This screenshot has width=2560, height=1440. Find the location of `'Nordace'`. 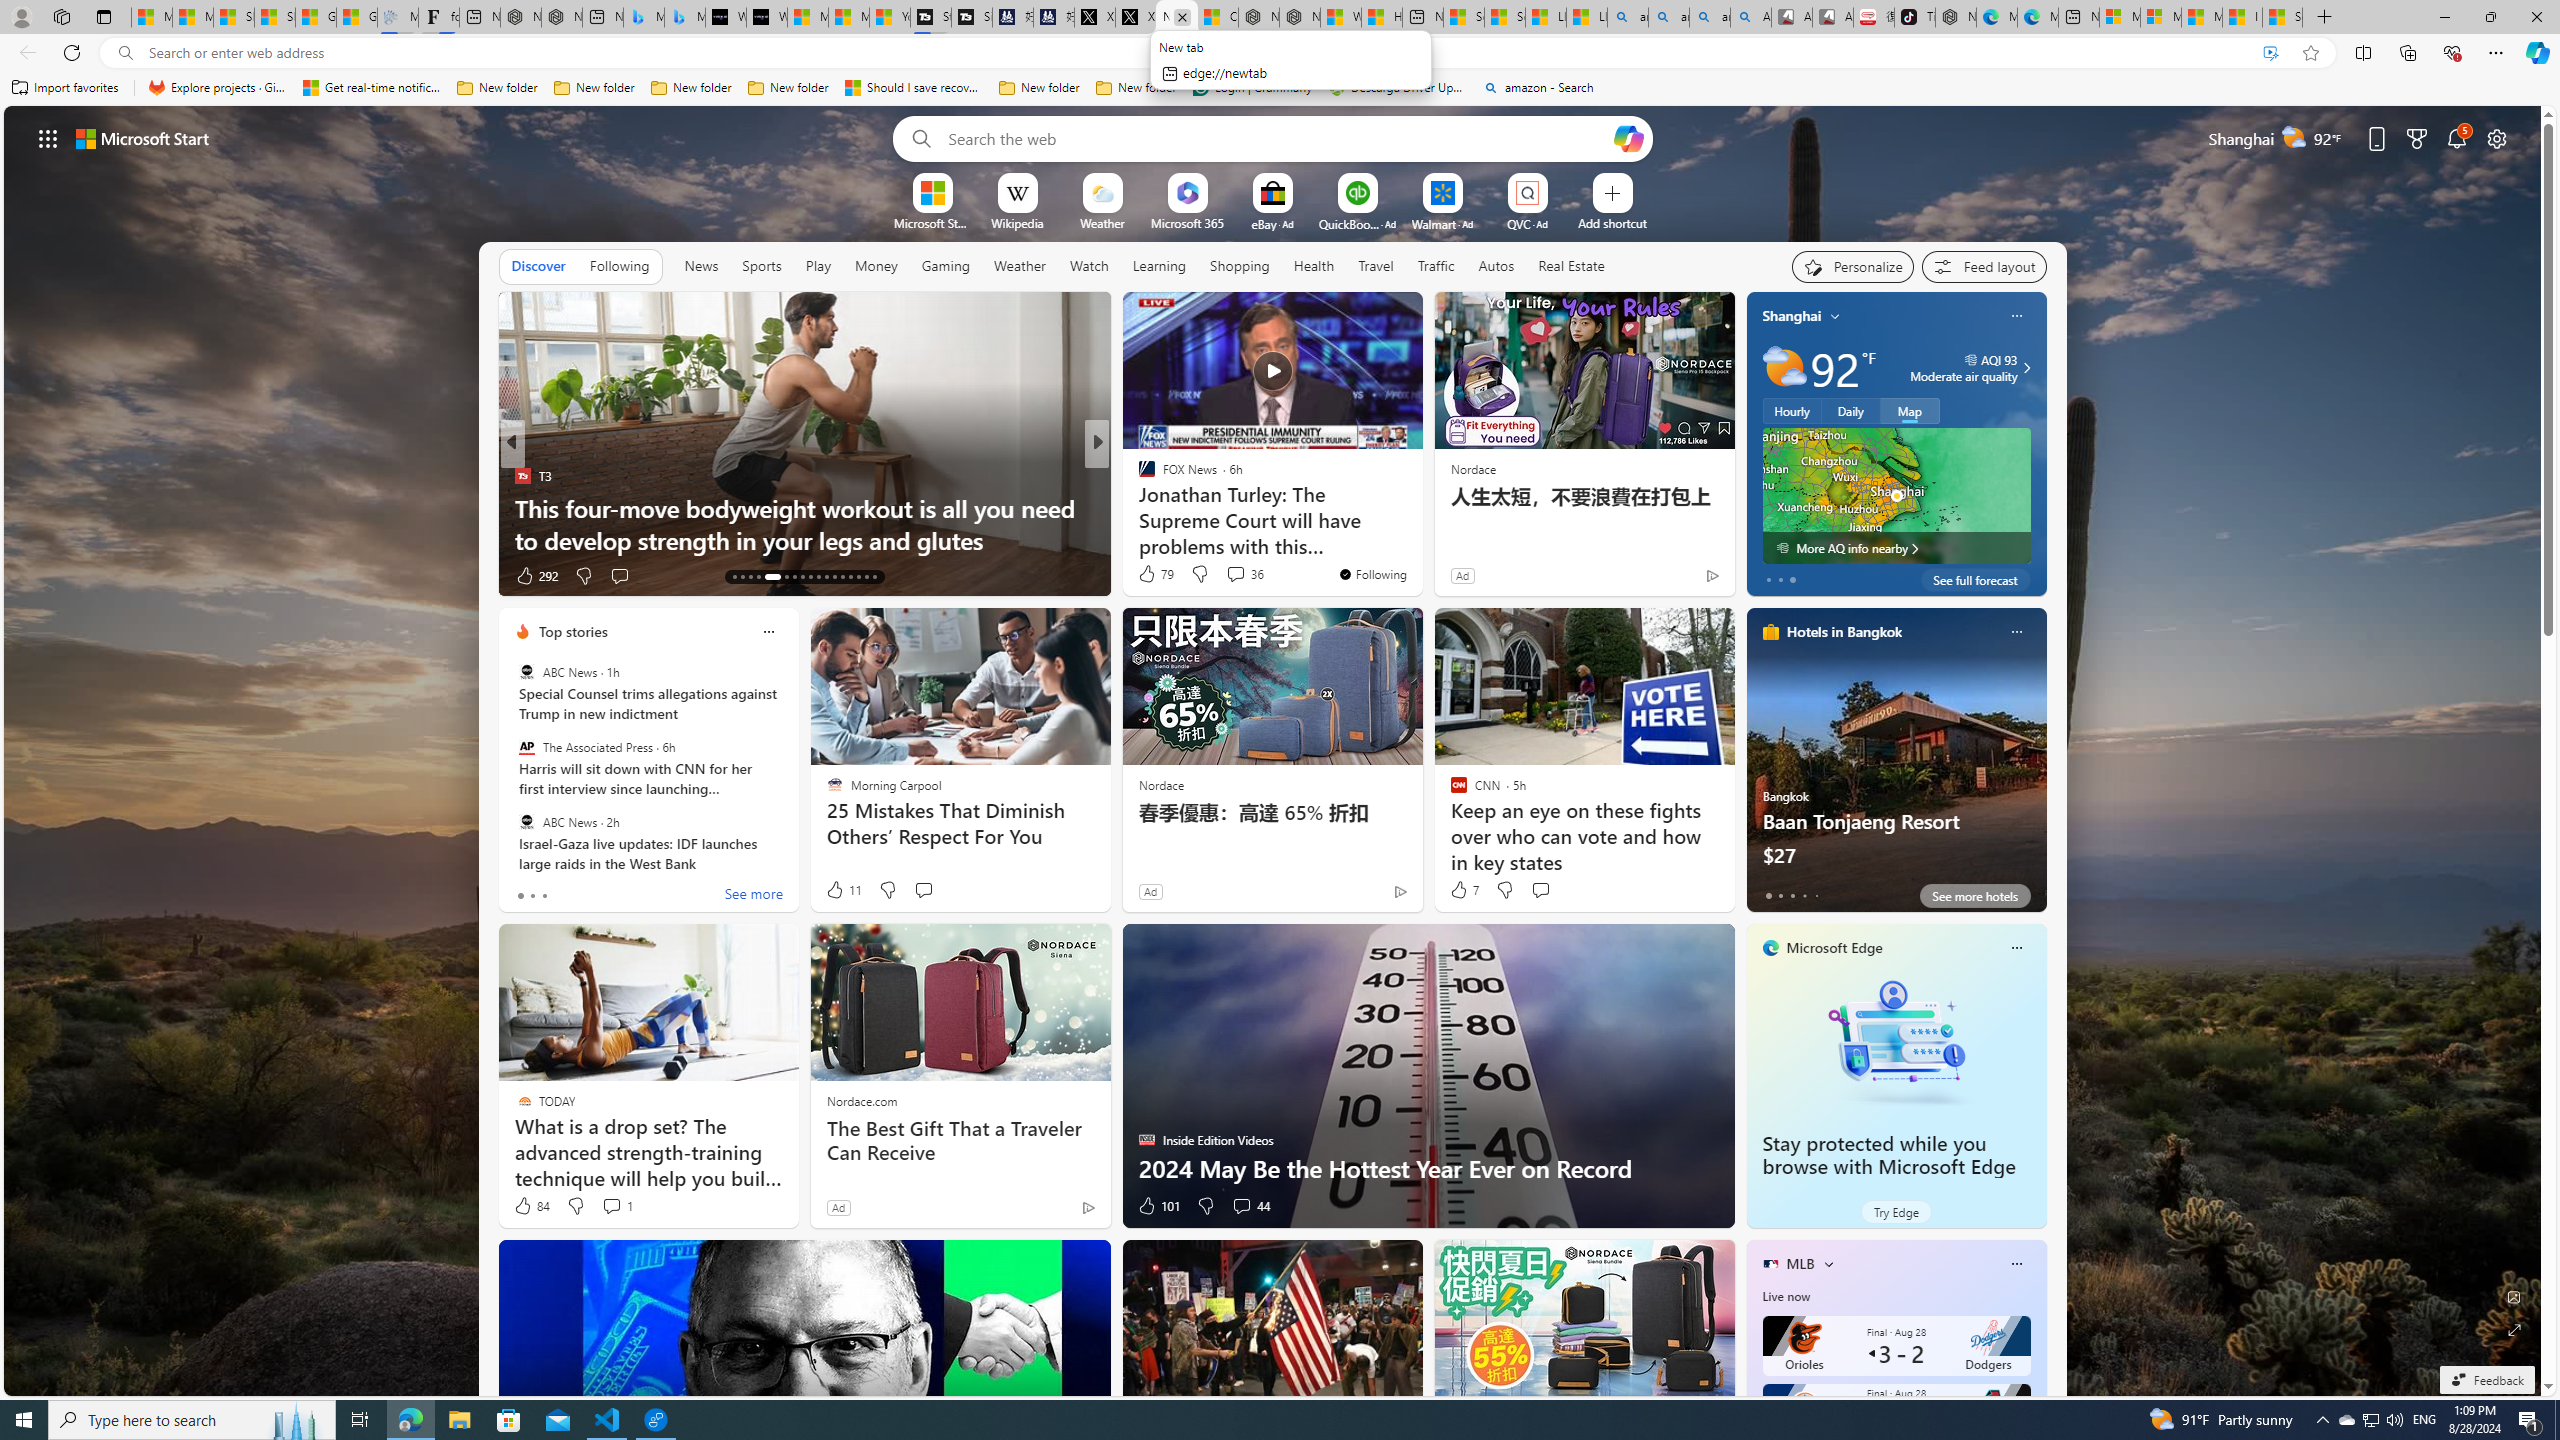

'Nordace' is located at coordinates (1159, 785).